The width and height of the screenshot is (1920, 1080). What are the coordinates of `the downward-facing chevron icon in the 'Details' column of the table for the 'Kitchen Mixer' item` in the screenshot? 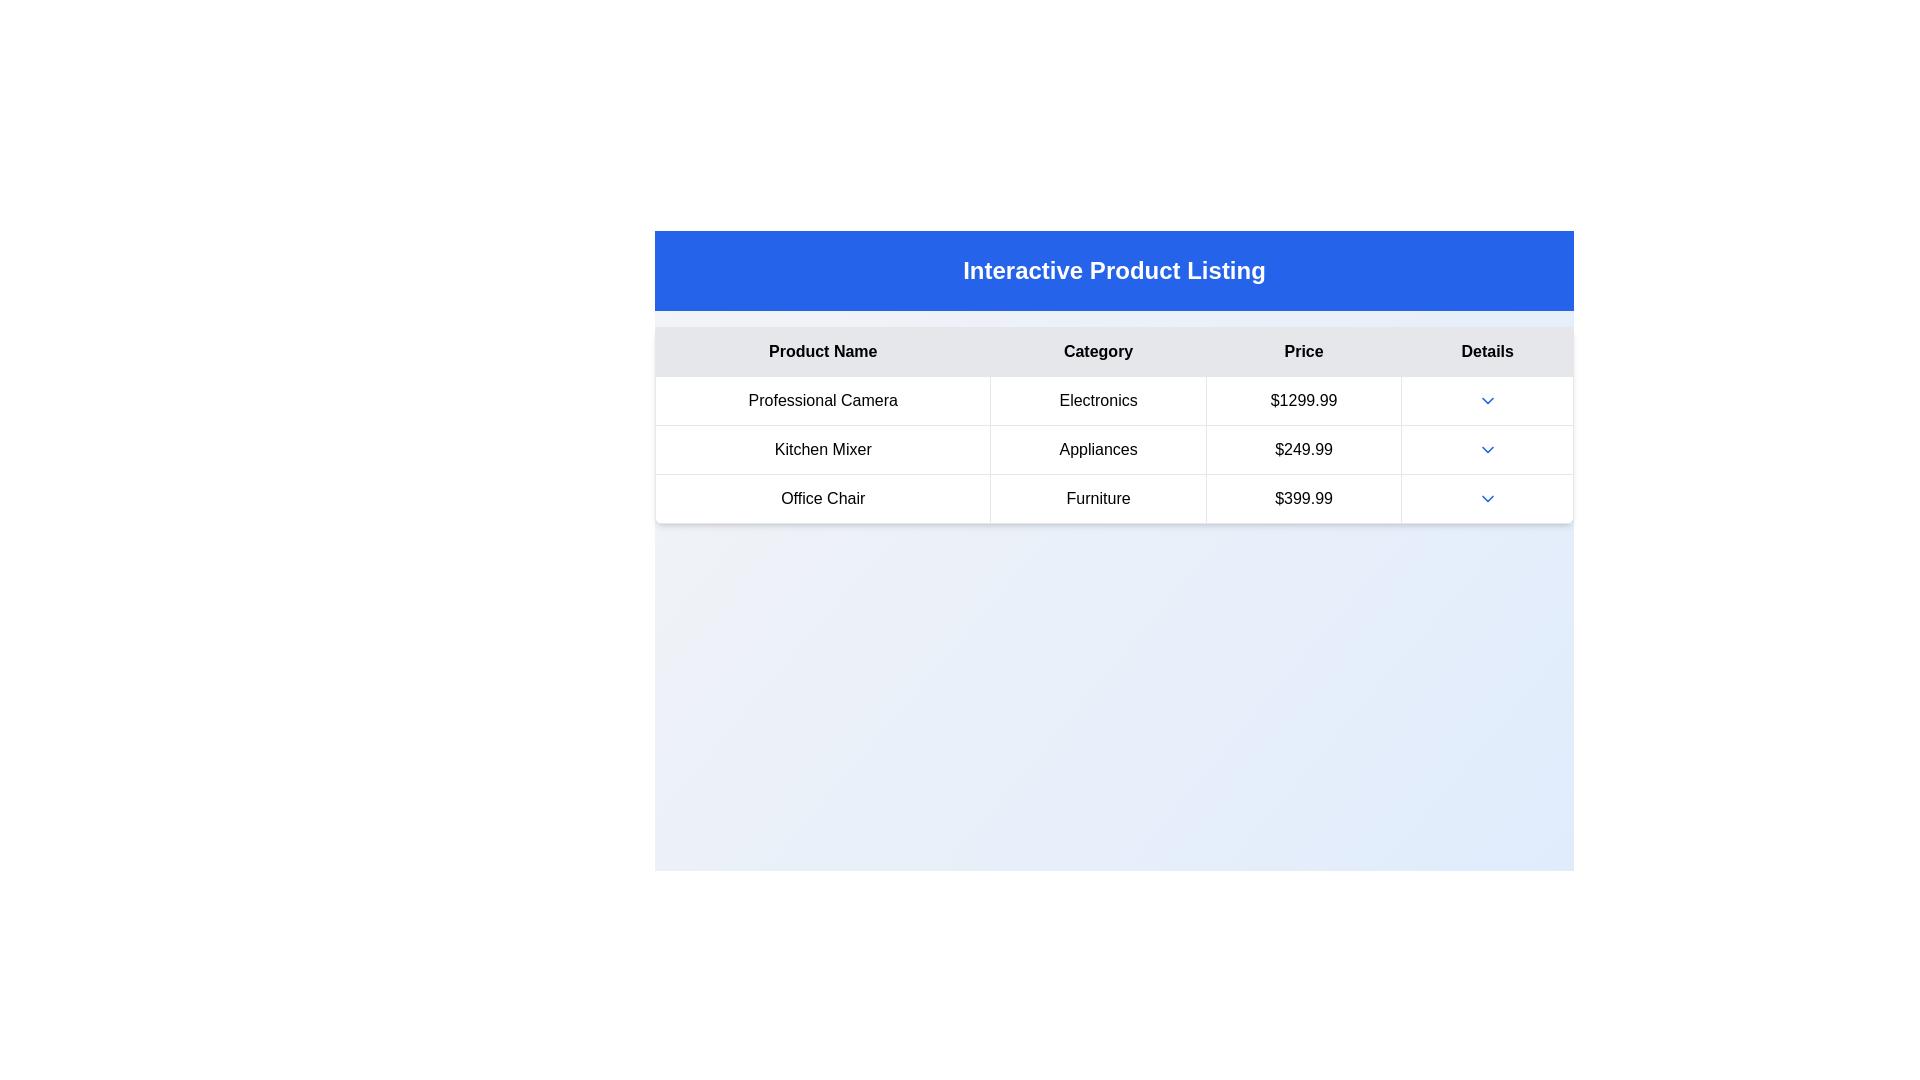 It's located at (1487, 450).